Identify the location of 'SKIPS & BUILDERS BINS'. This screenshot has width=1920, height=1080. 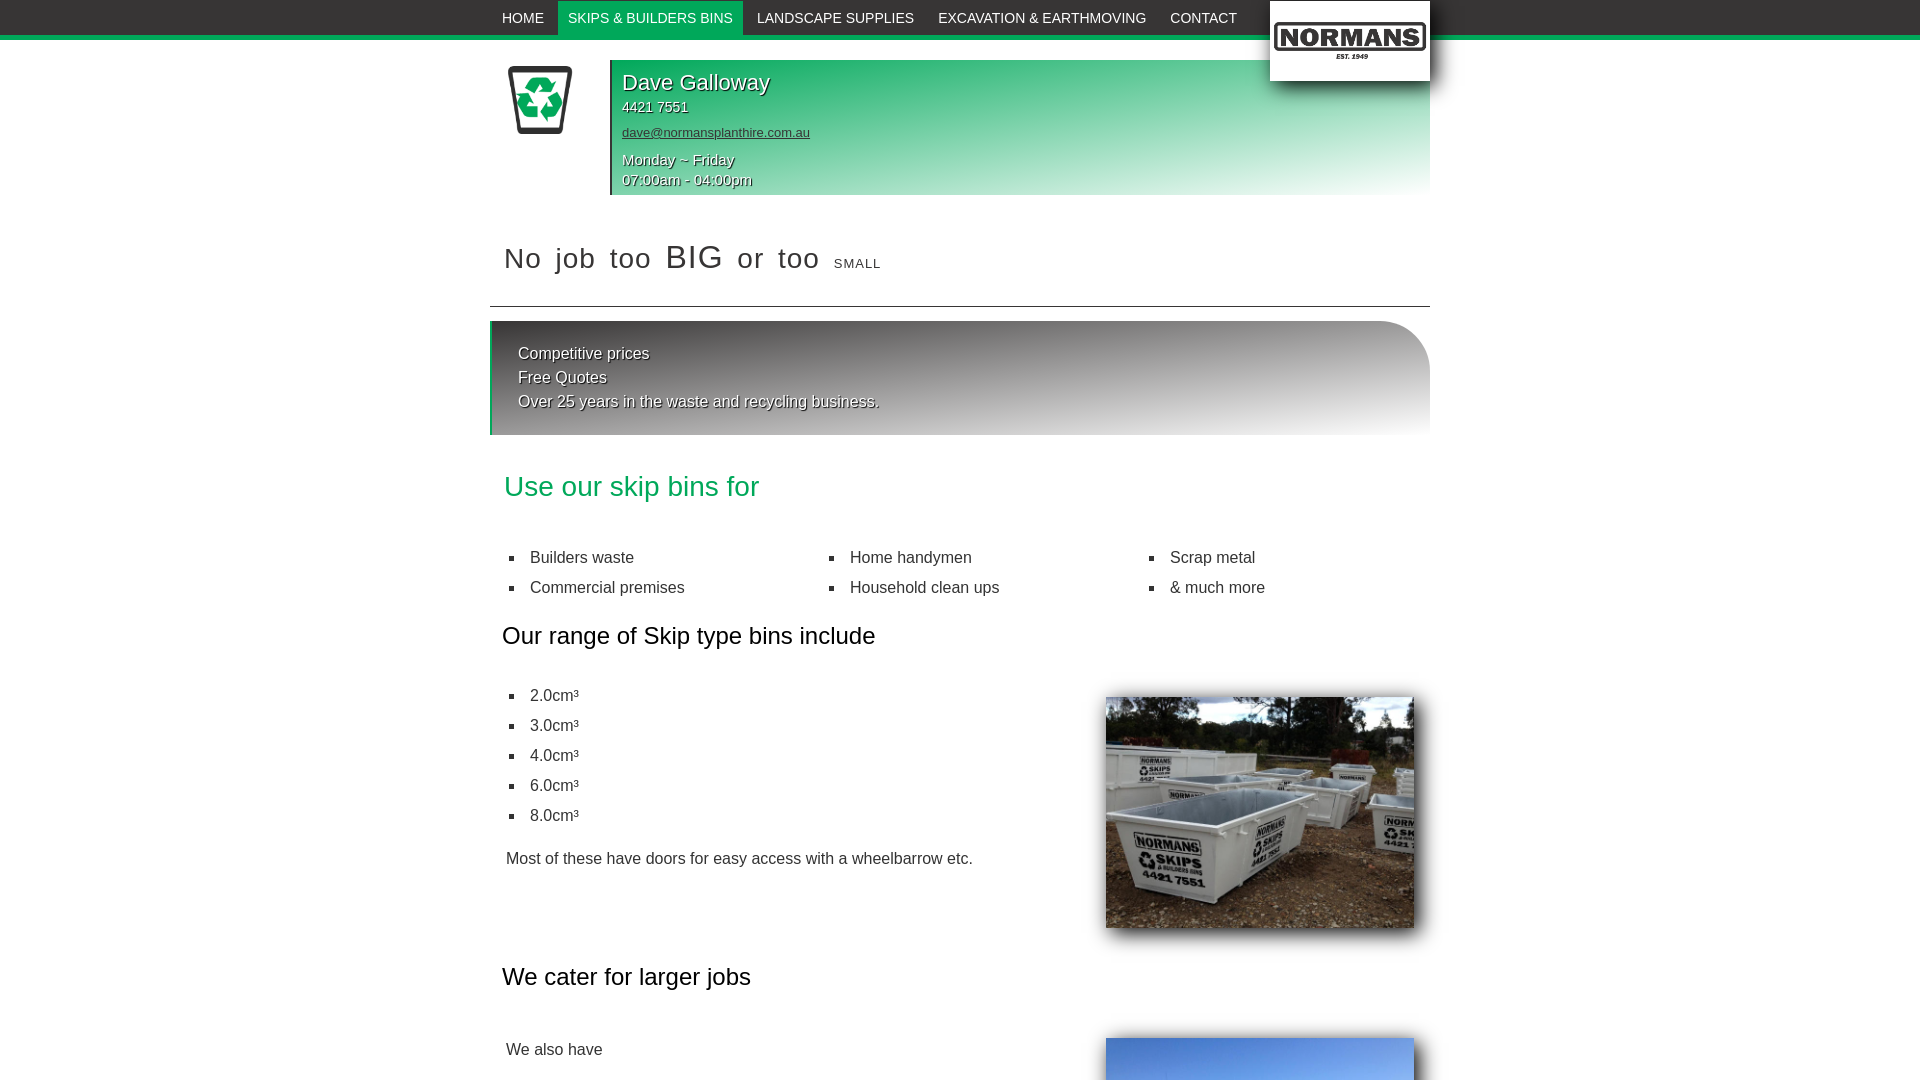
(650, 18).